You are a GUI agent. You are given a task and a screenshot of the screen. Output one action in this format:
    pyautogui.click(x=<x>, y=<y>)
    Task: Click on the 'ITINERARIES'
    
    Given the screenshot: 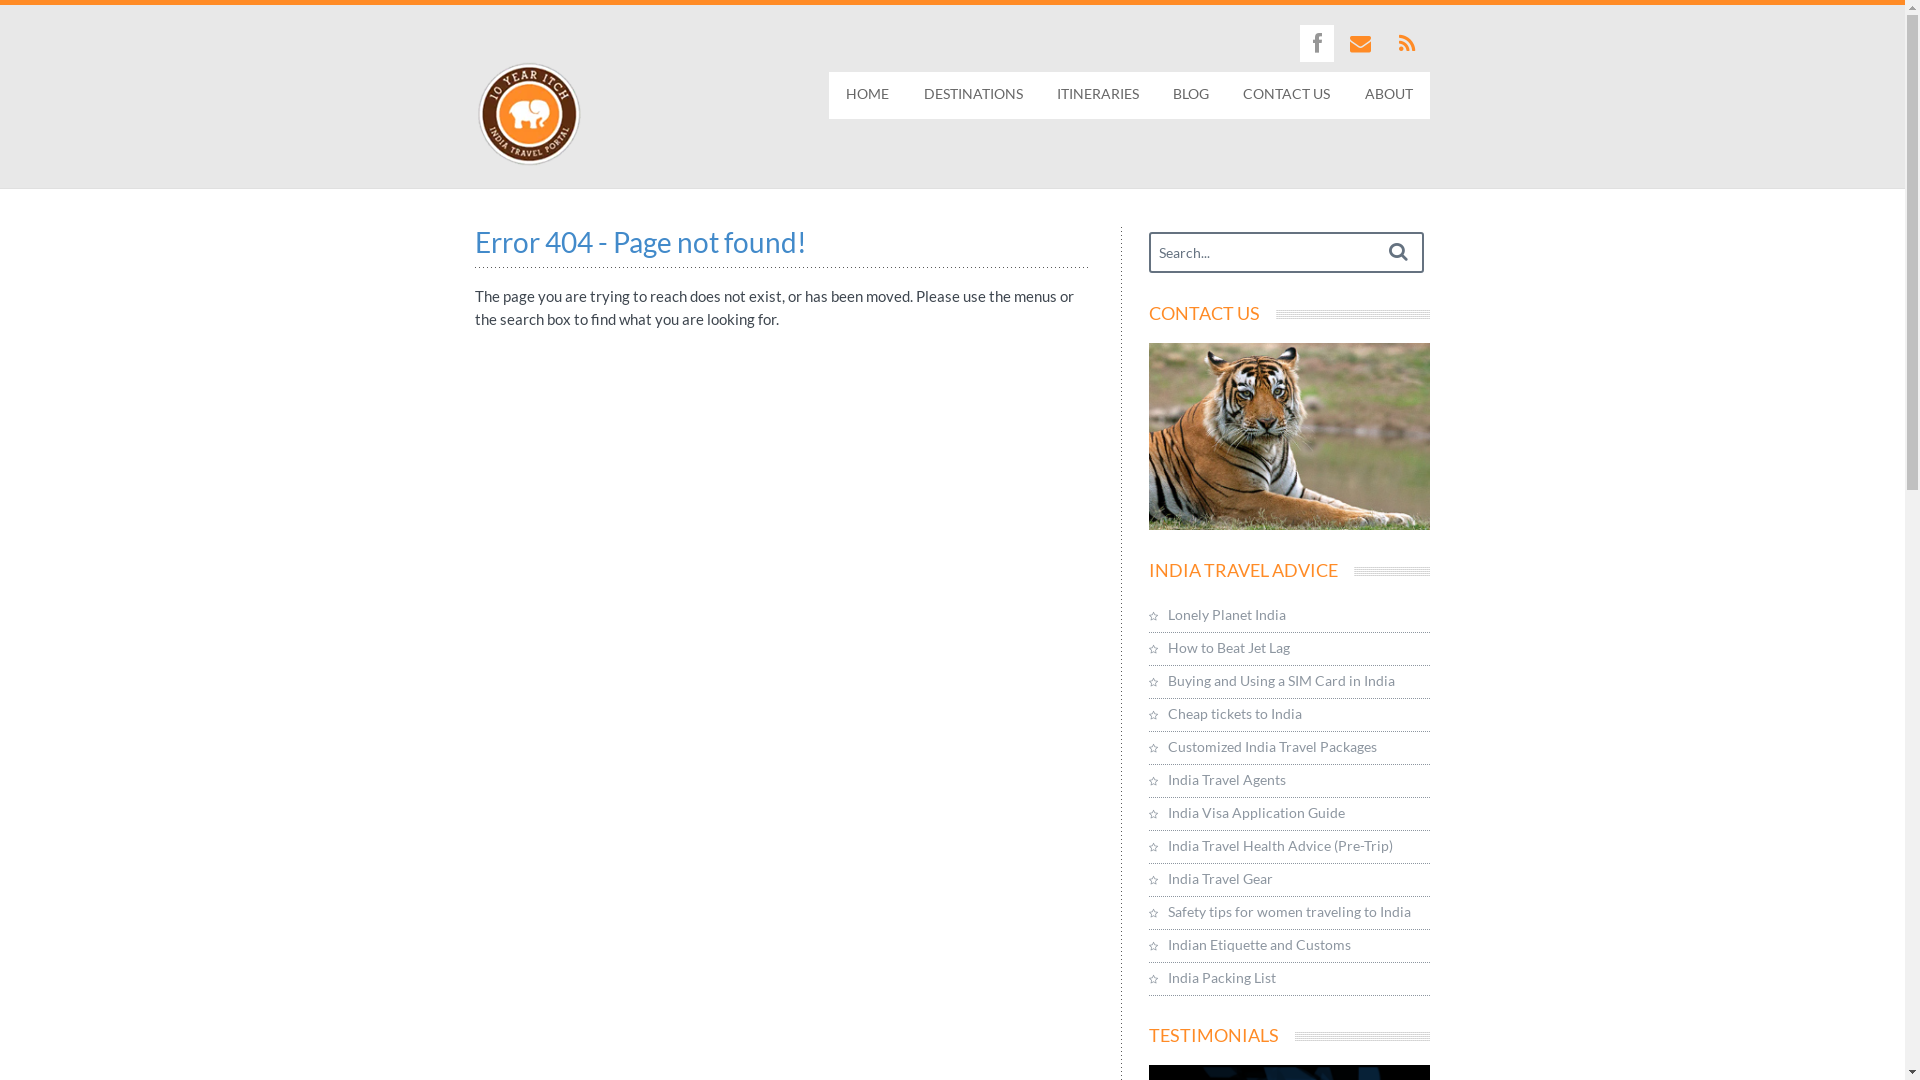 What is the action you would take?
    pyautogui.click(x=1097, y=95)
    